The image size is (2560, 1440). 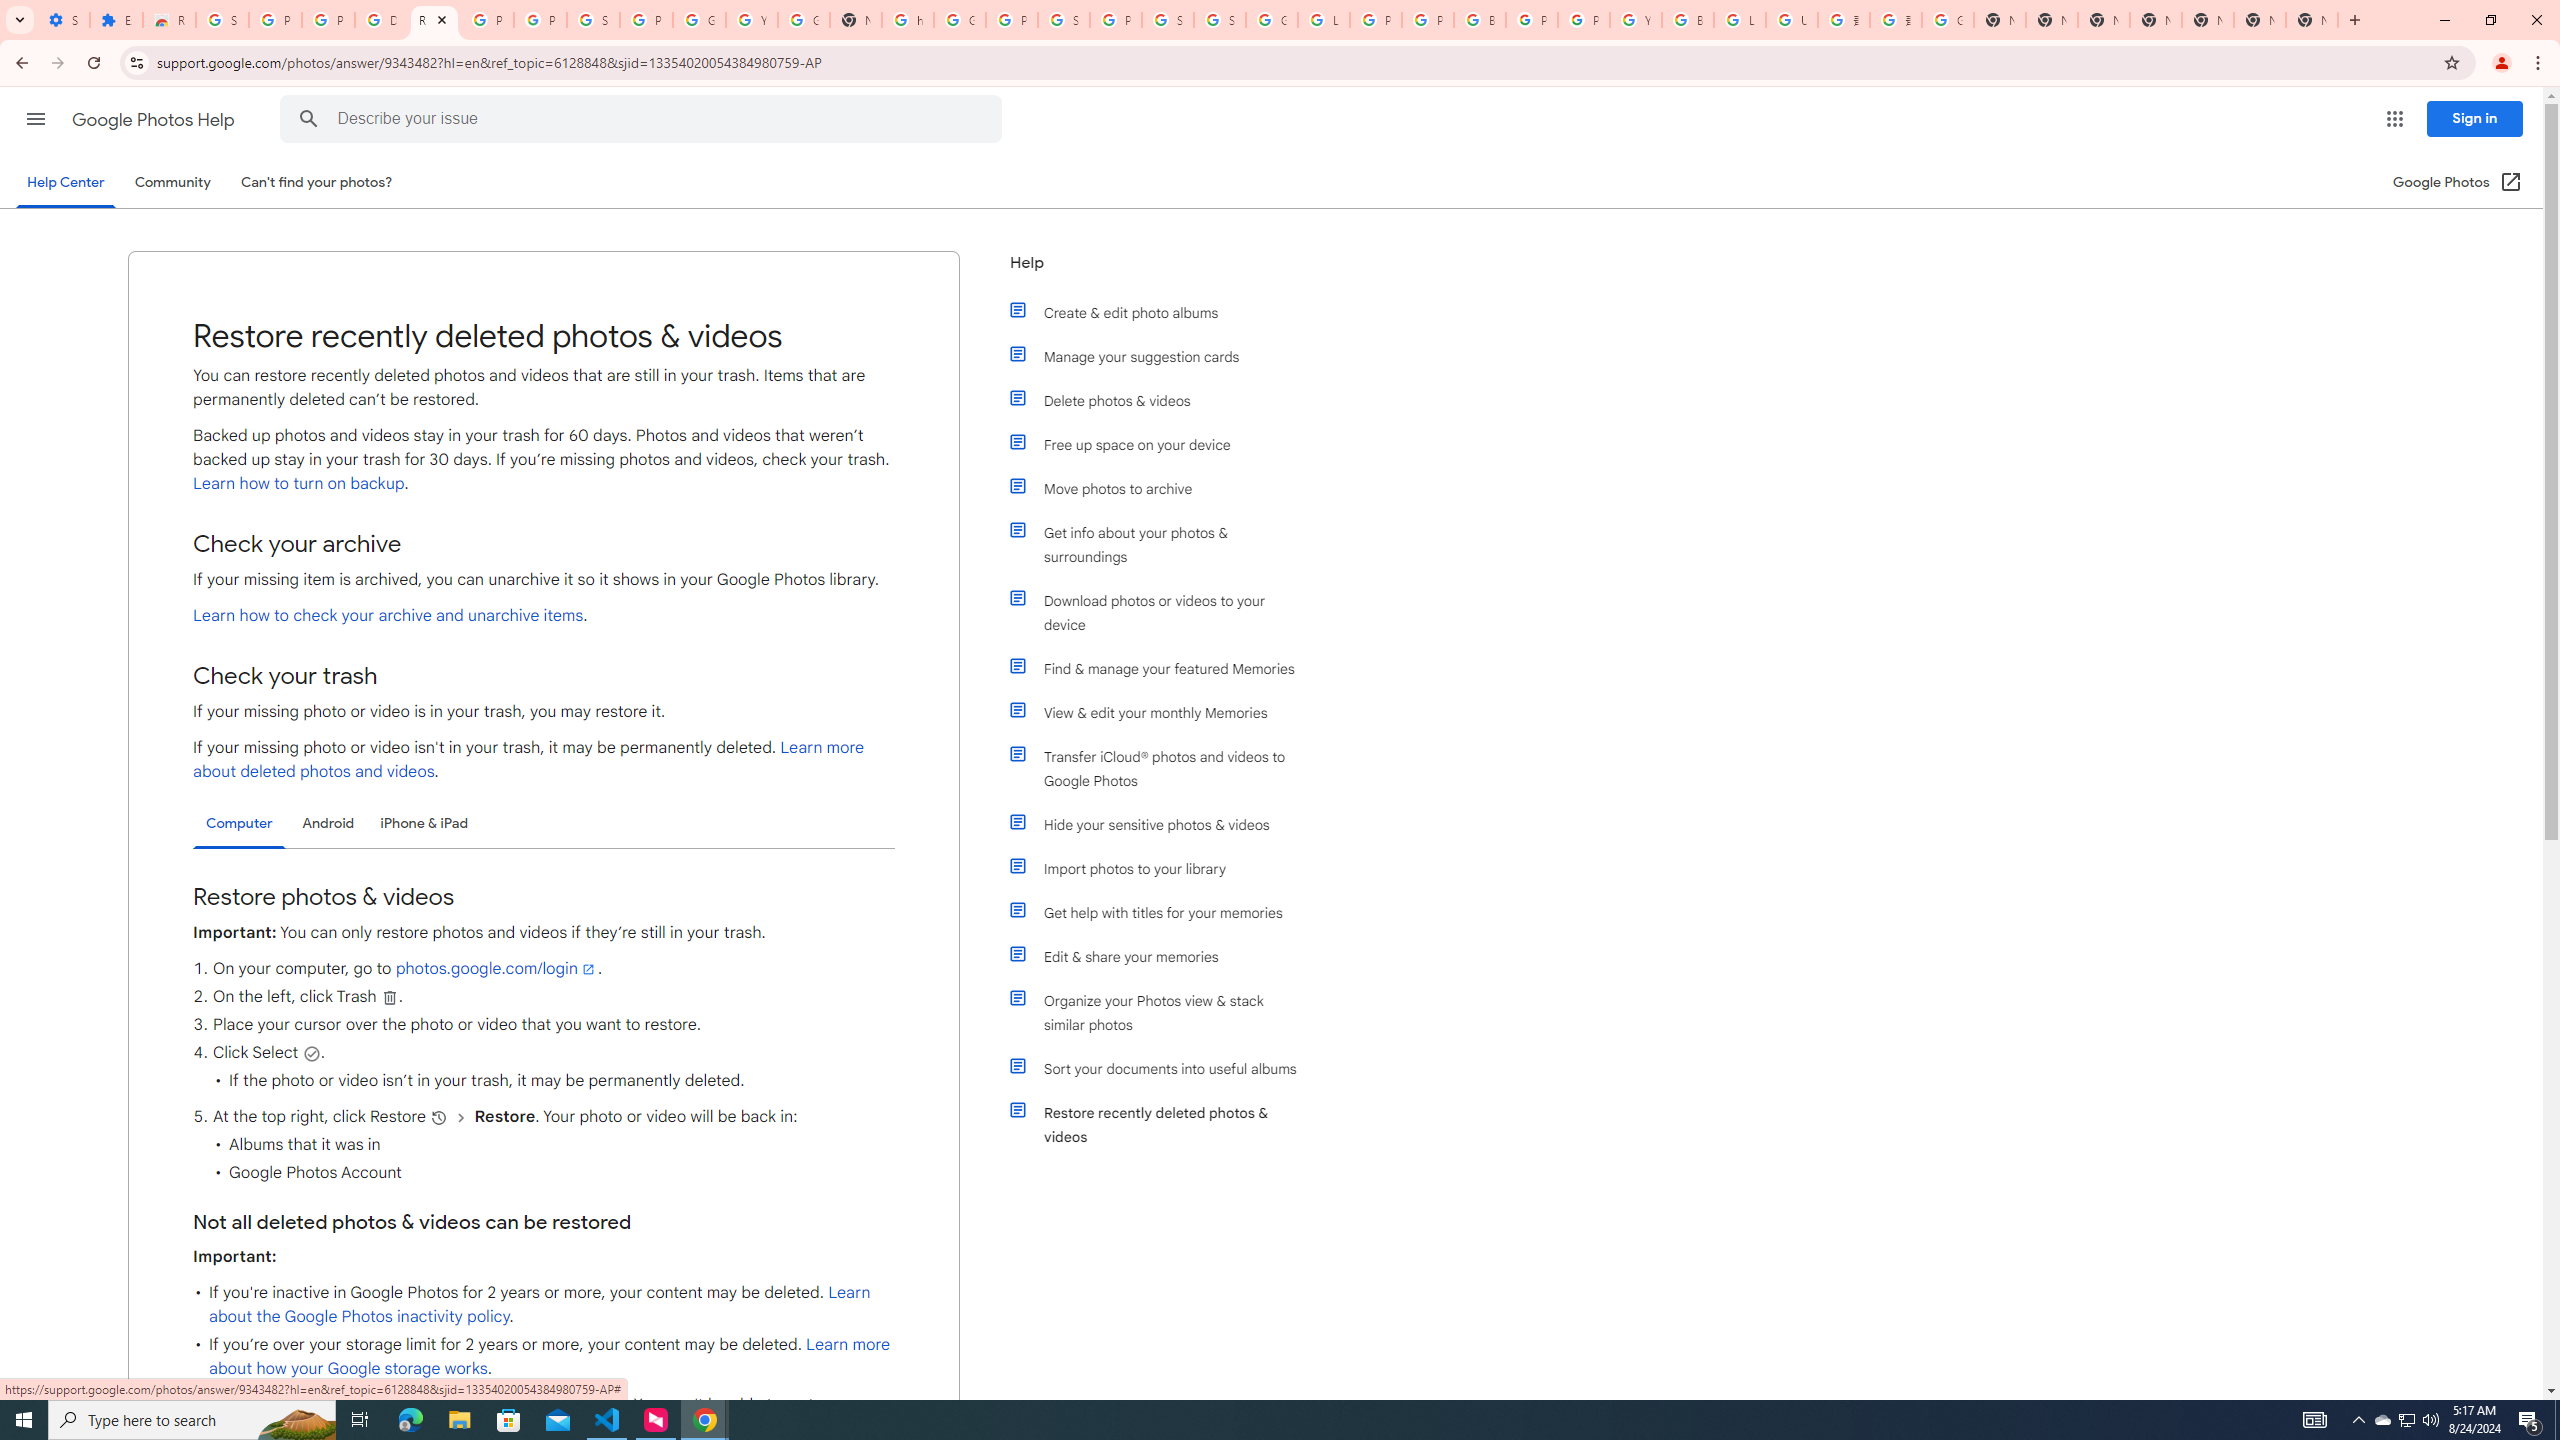 What do you see at coordinates (697, 19) in the screenshot?
I see `'Google Account'` at bounding box center [697, 19].